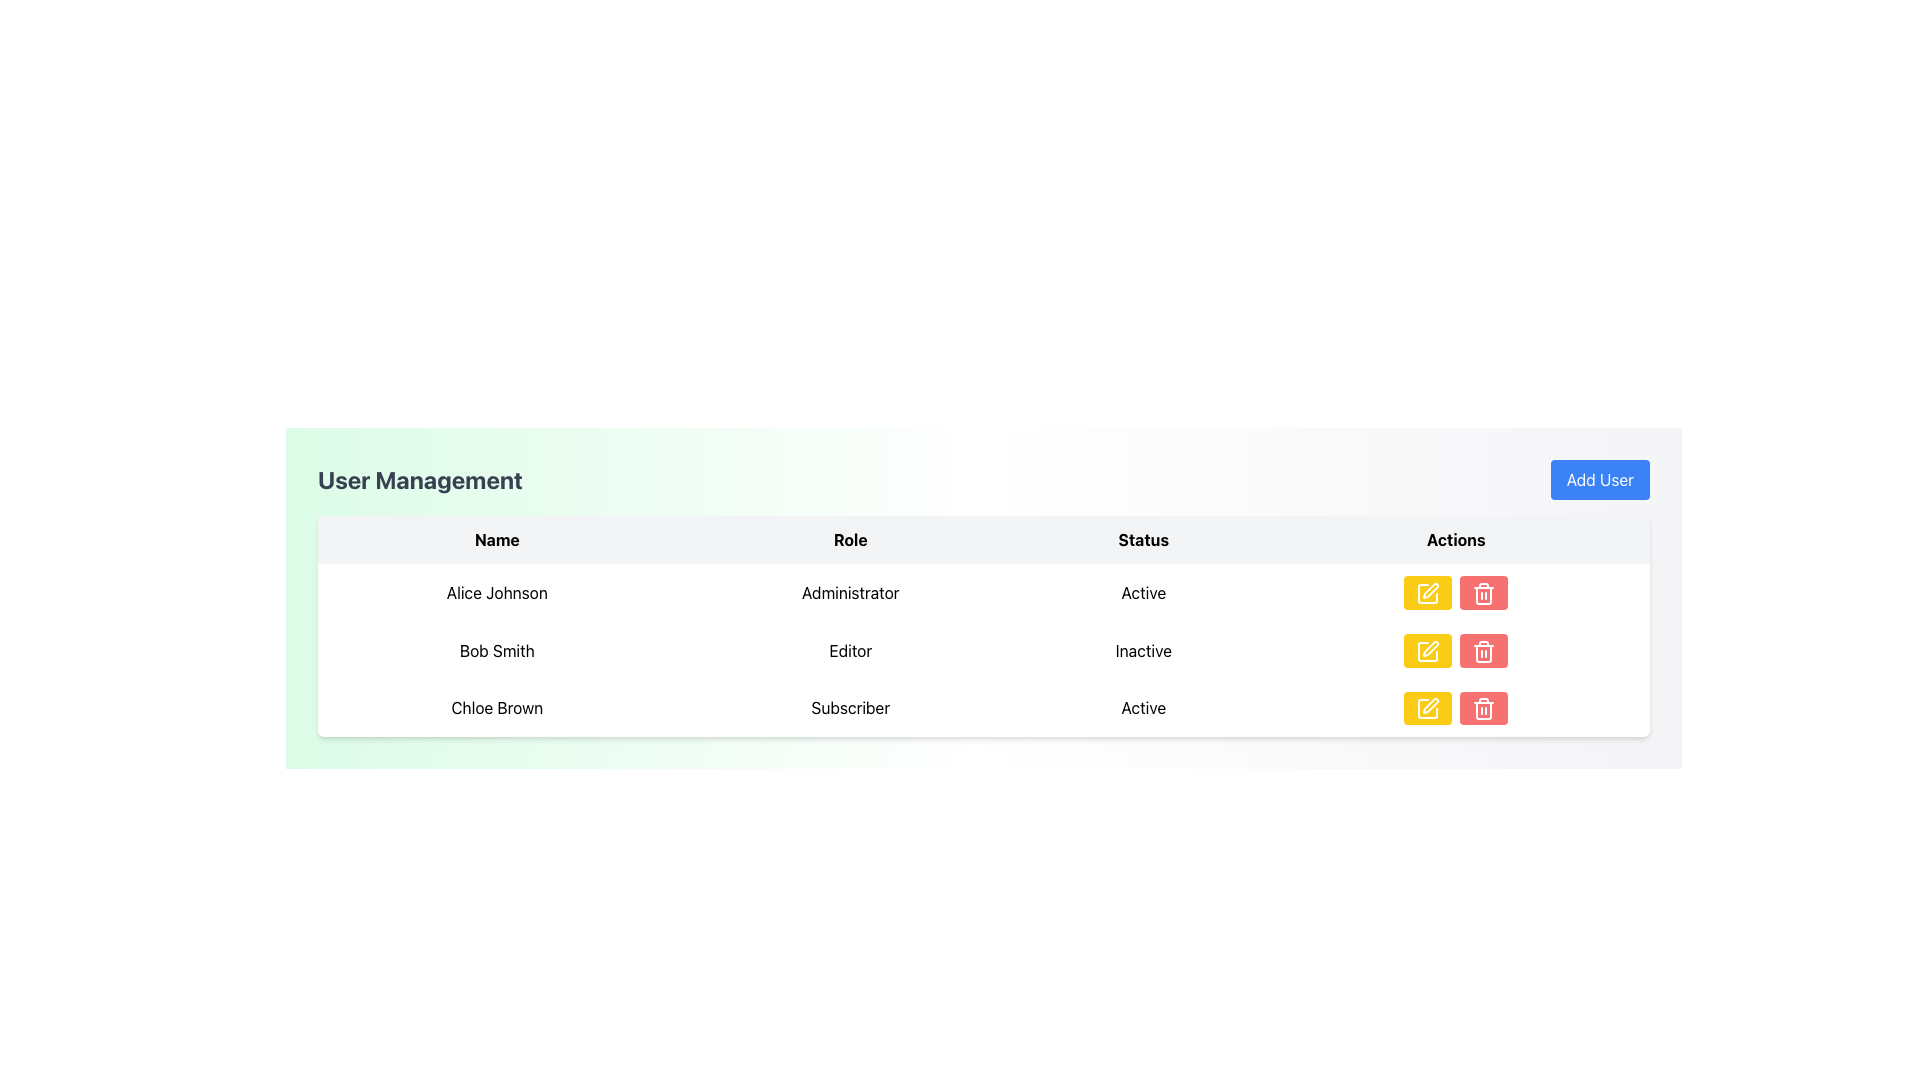 Image resolution: width=1920 pixels, height=1080 pixels. I want to click on the red trash can icon located on the button in the third row of the 'Actions' column, so click(1484, 592).